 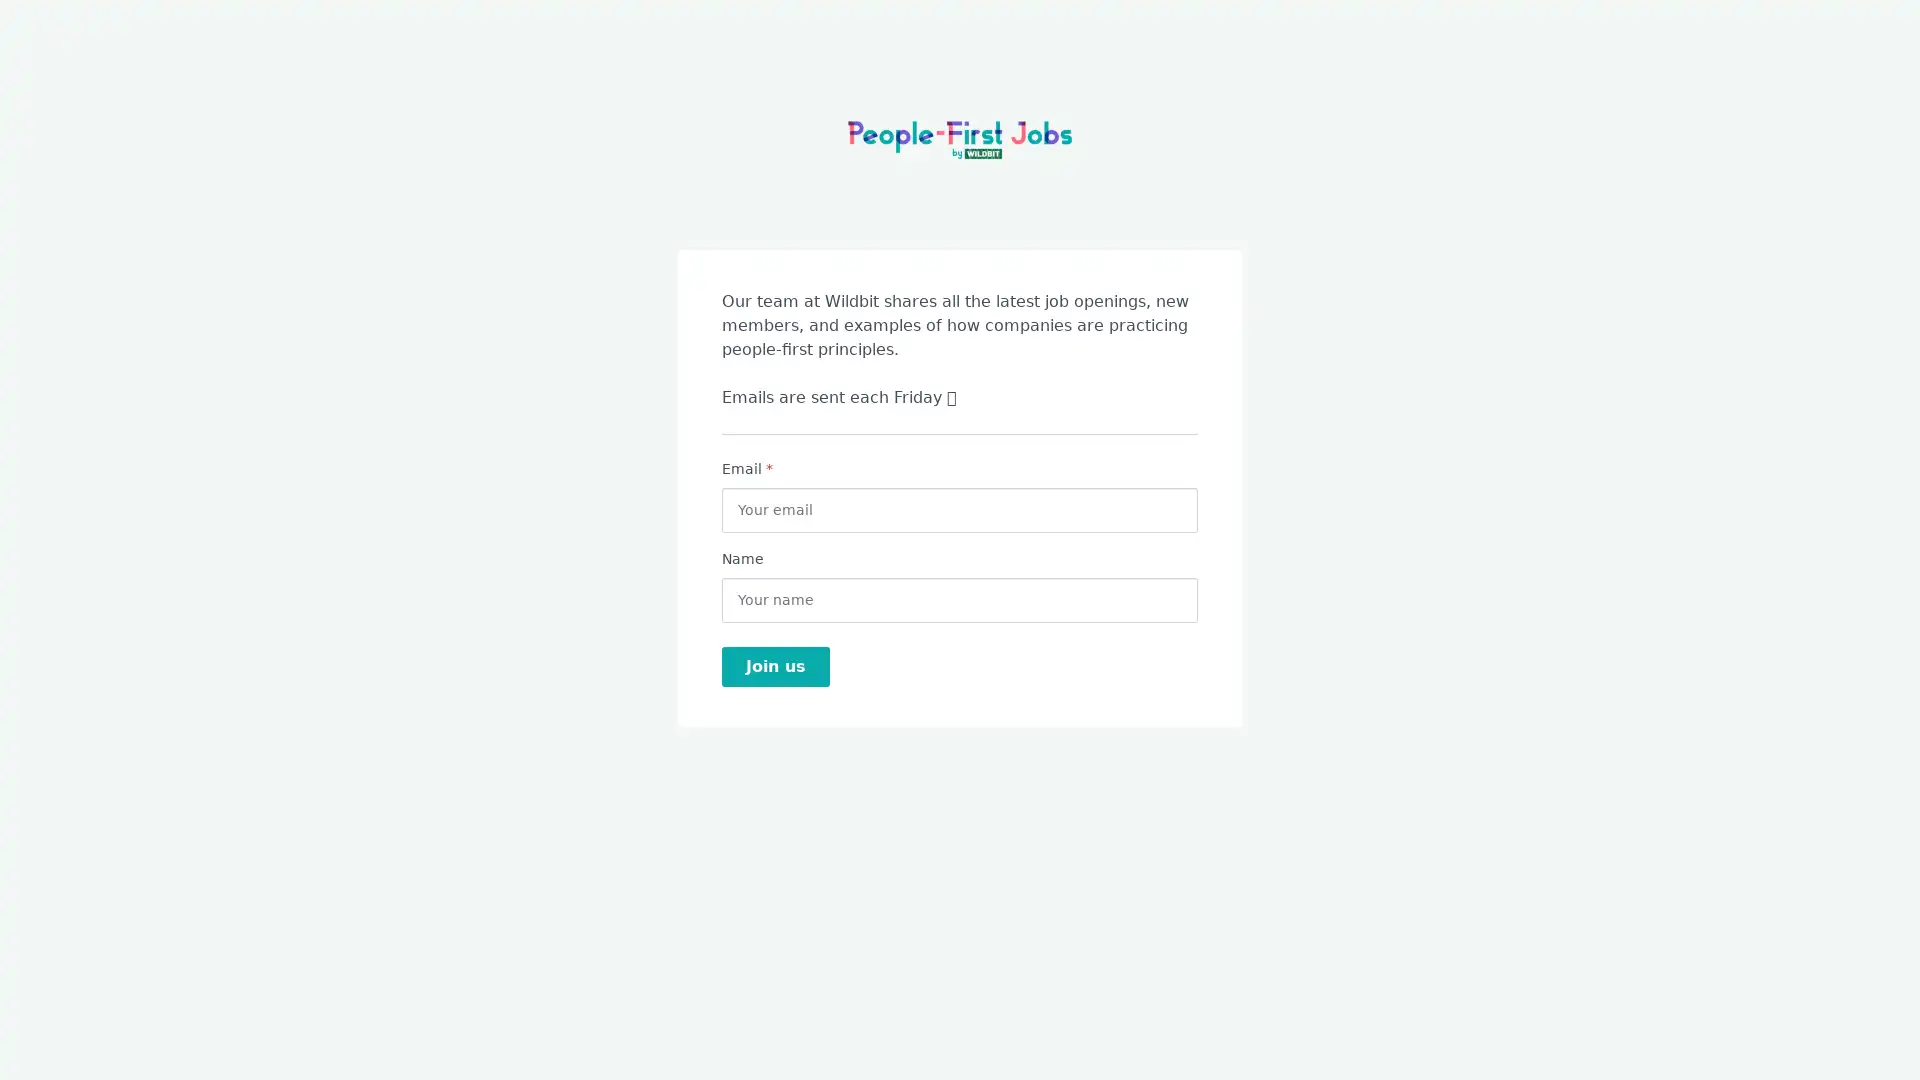 I want to click on Join us, so click(x=775, y=667).